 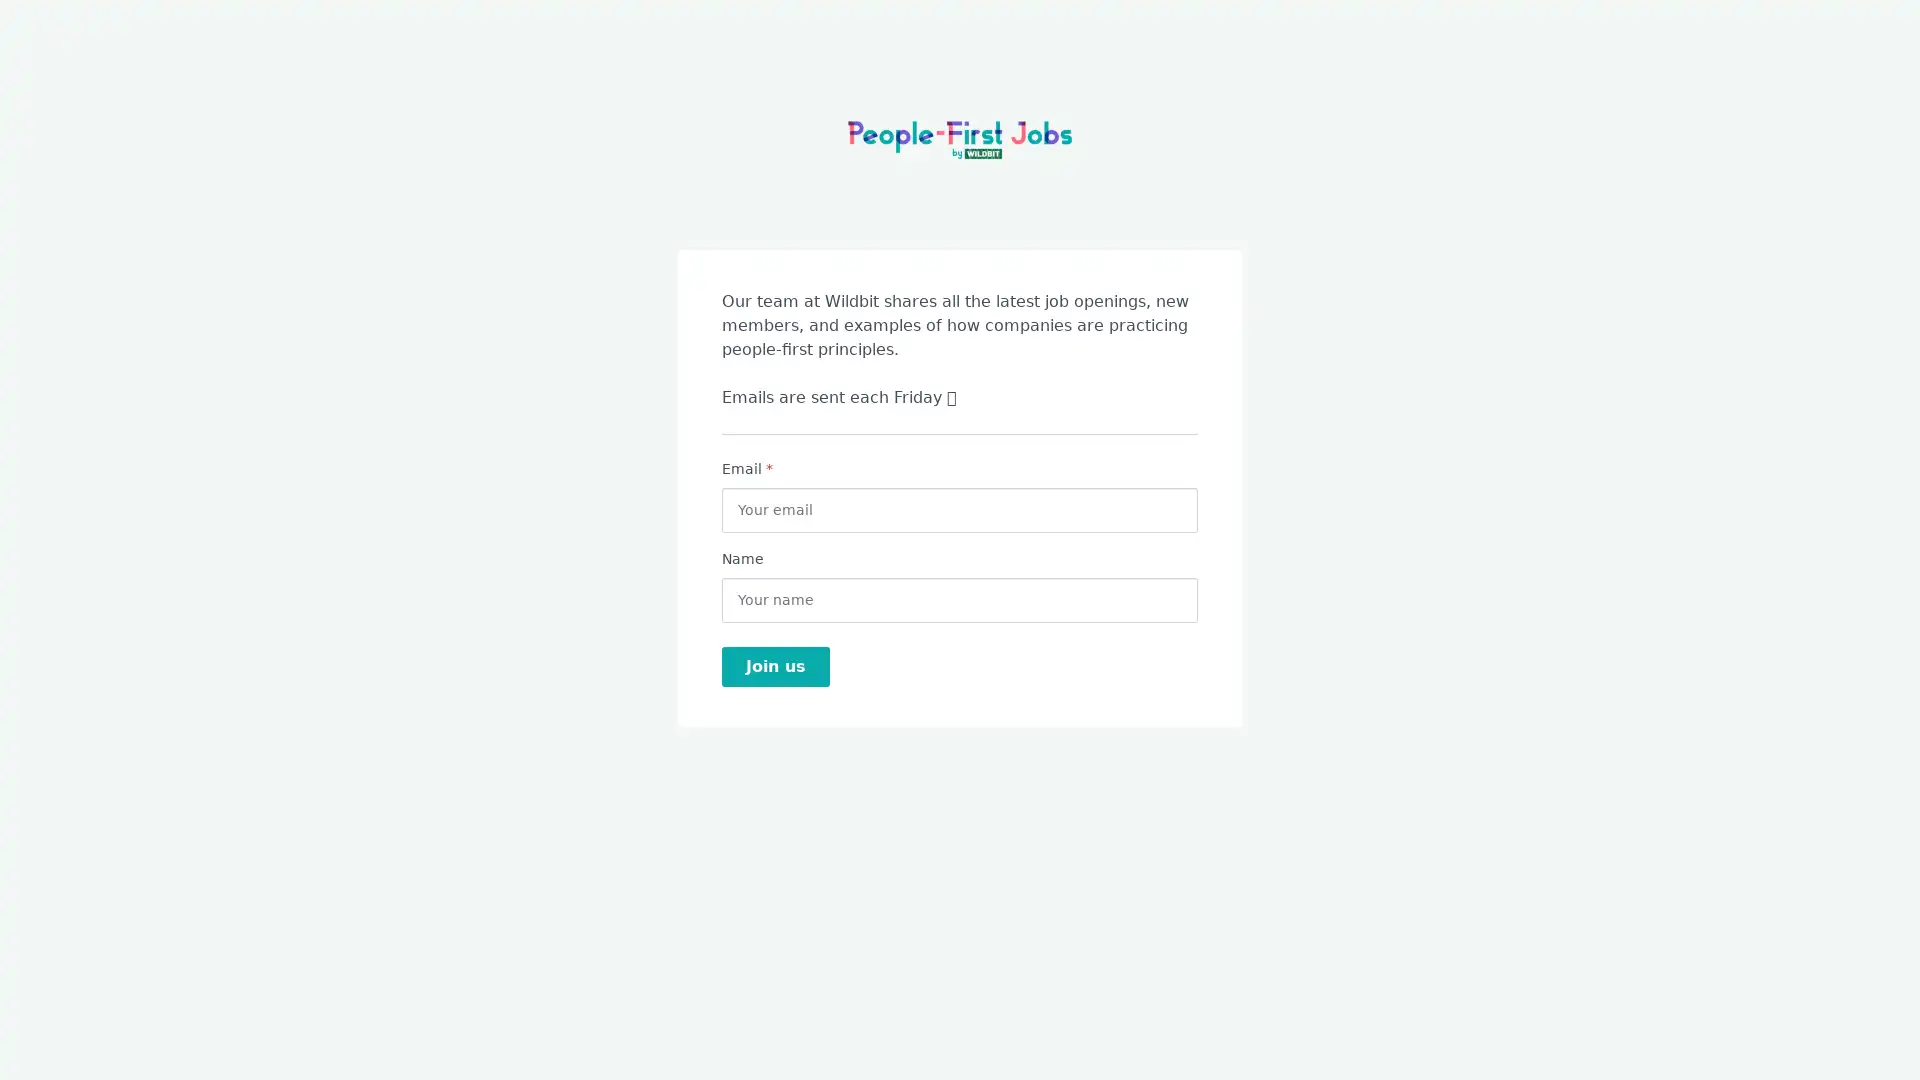 I want to click on Join us, so click(x=775, y=667).